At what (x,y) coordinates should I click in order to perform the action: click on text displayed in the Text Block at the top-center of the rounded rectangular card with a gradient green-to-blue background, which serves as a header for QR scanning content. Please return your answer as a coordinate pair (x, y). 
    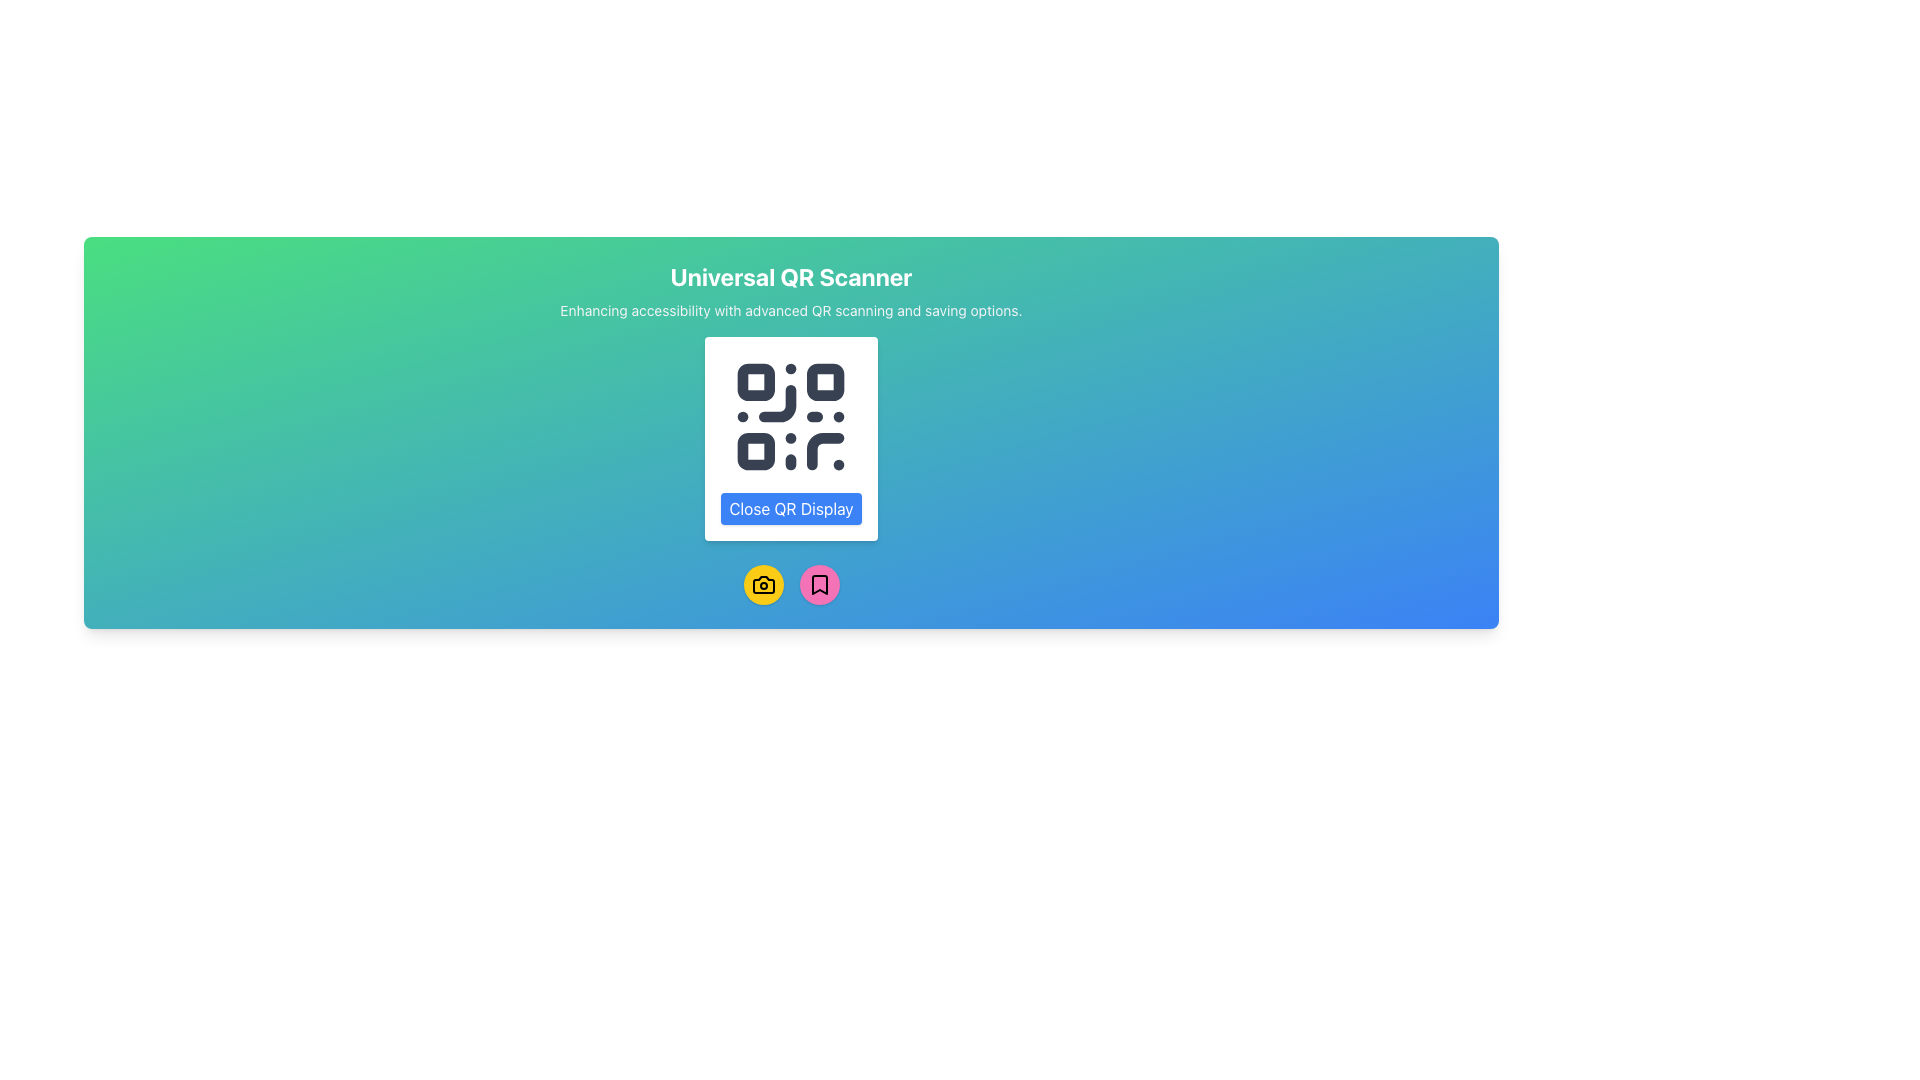
    Looking at the image, I should click on (790, 290).